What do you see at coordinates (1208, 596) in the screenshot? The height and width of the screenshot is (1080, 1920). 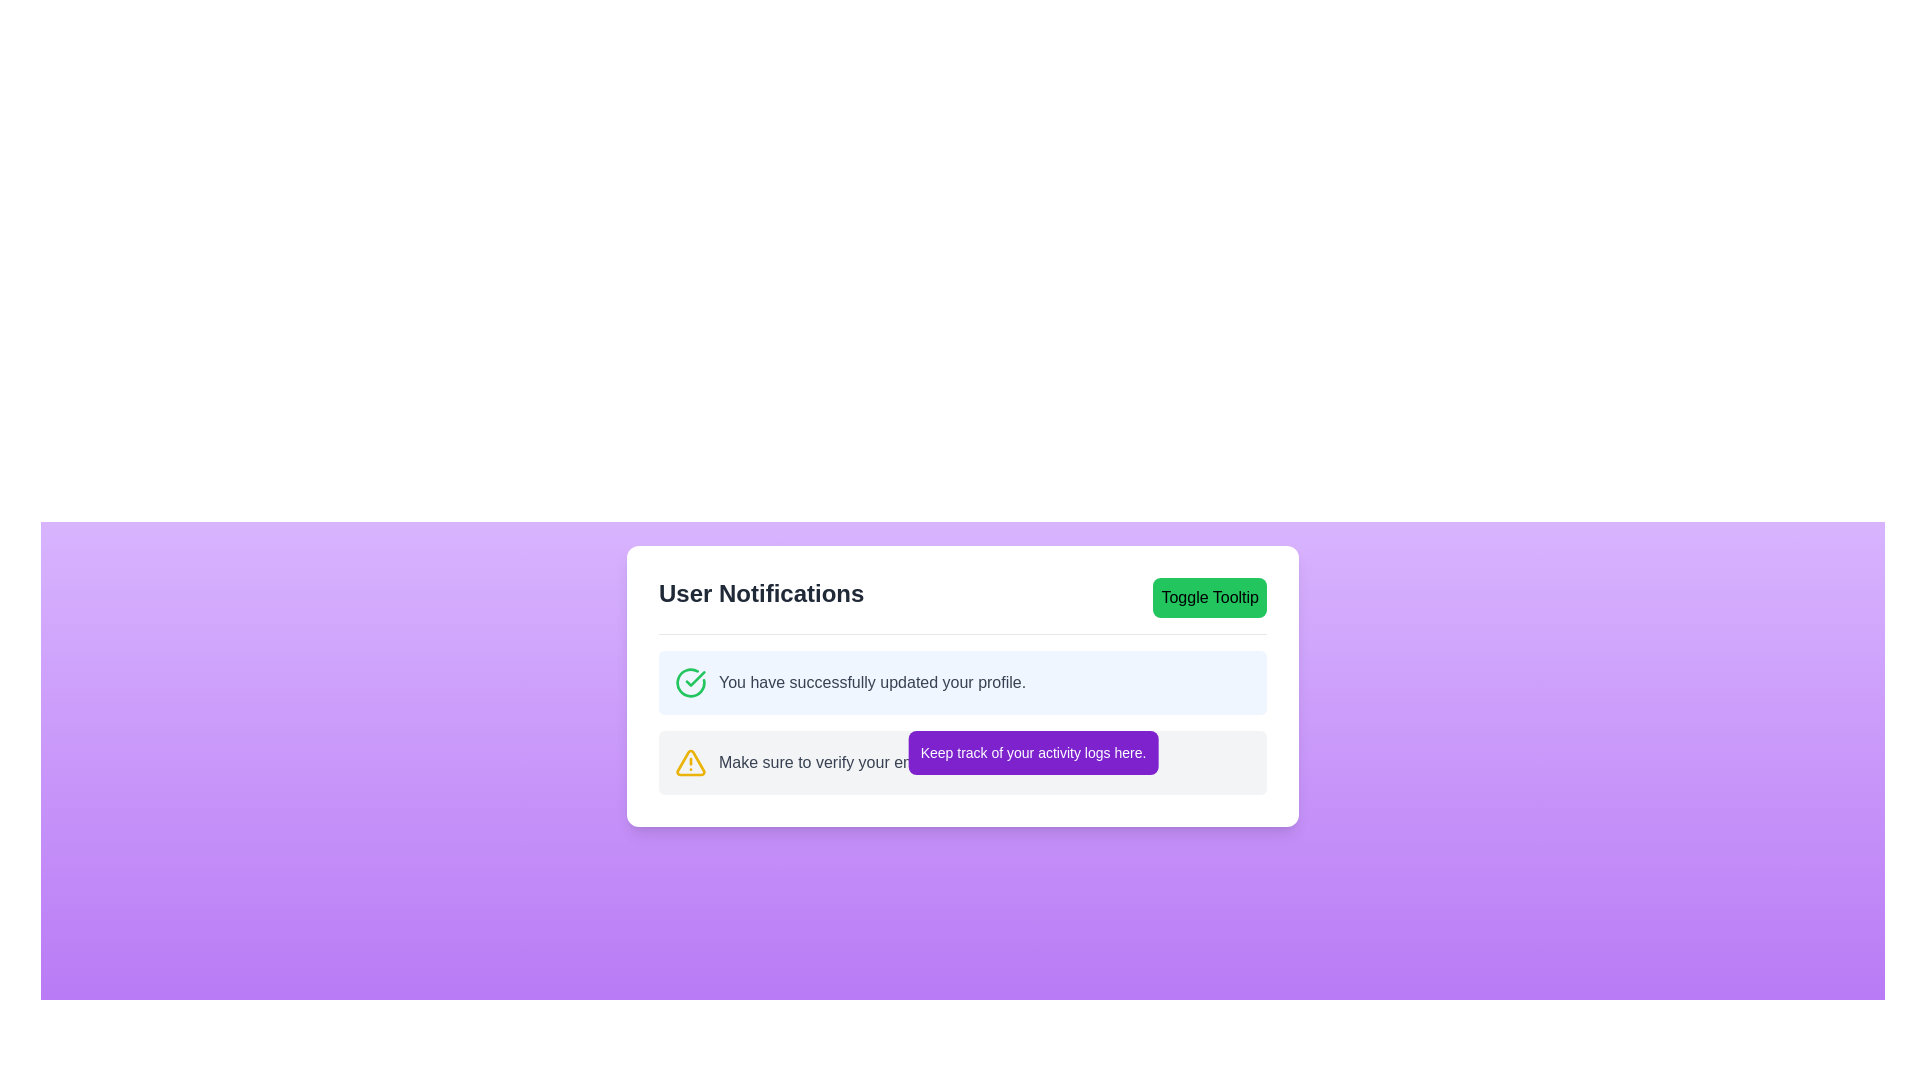 I see `the button located in the top-right corner of the 'User Notifications' section` at bounding box center [1208, 596].